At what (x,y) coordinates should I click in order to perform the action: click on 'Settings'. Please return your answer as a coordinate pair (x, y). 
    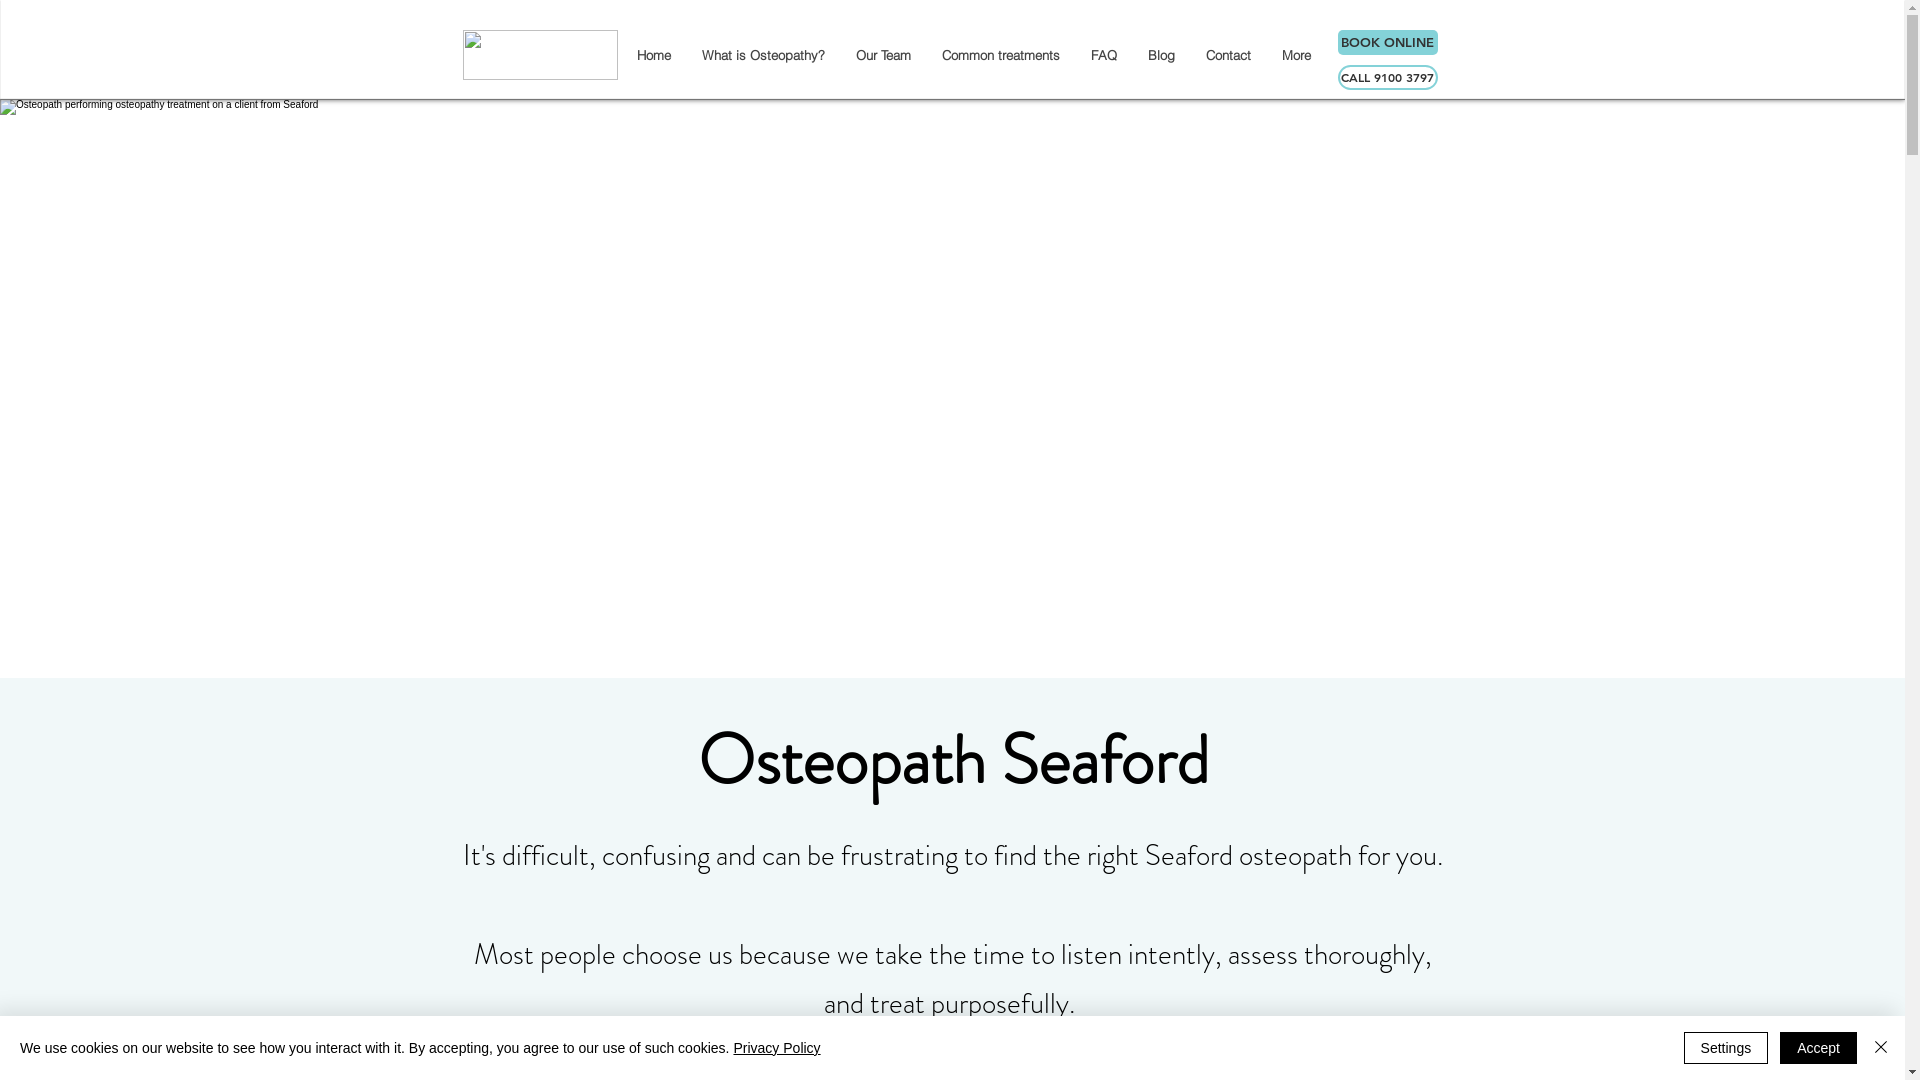
    Looking at the image, I should click on (1725, 1047).